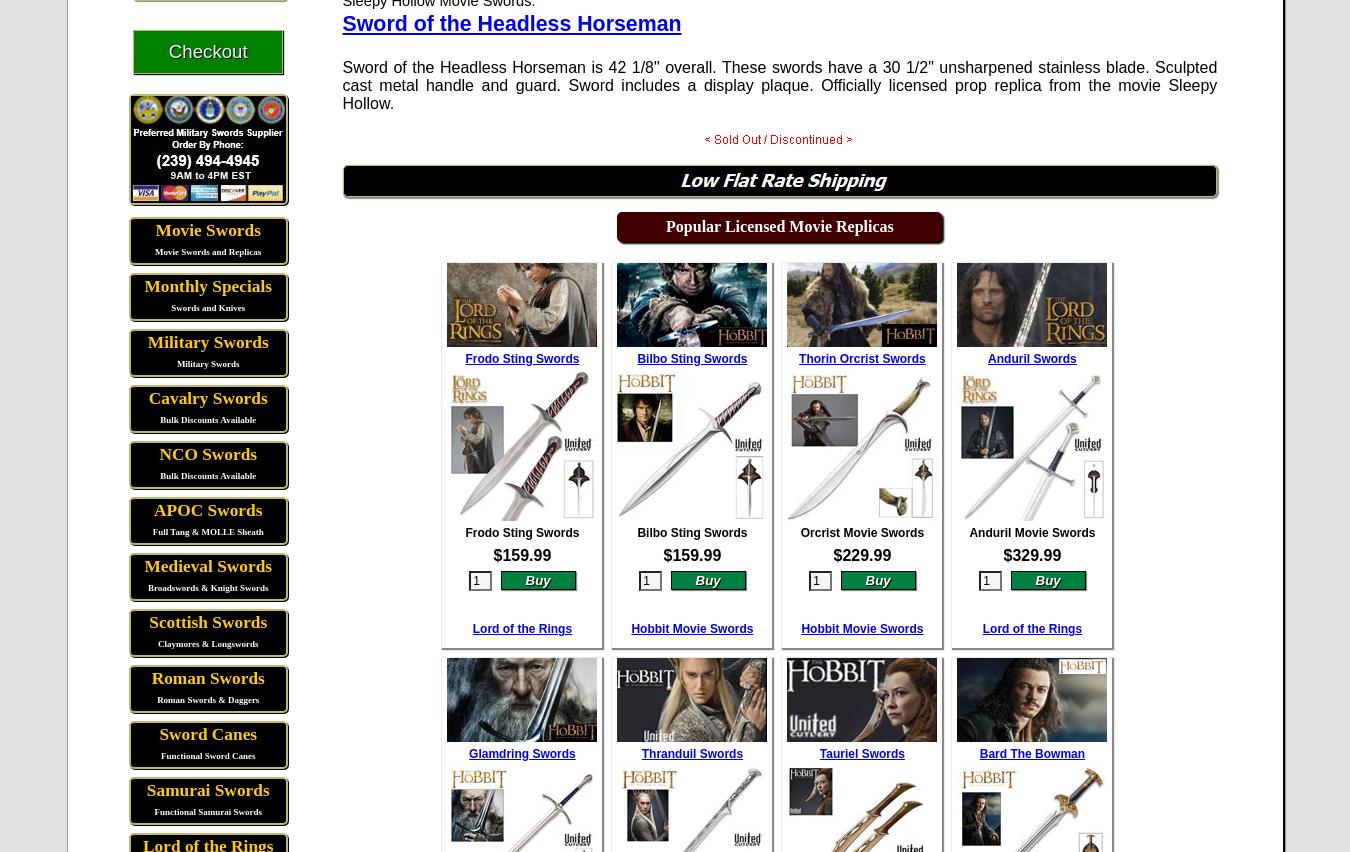 The height and width of the screenshot is (852, 1350). What do you see at coordinates (665, 224) in the screenshot?
I see `'Popular Licensed Movie Replicas'` at bounding box center [665, 224].